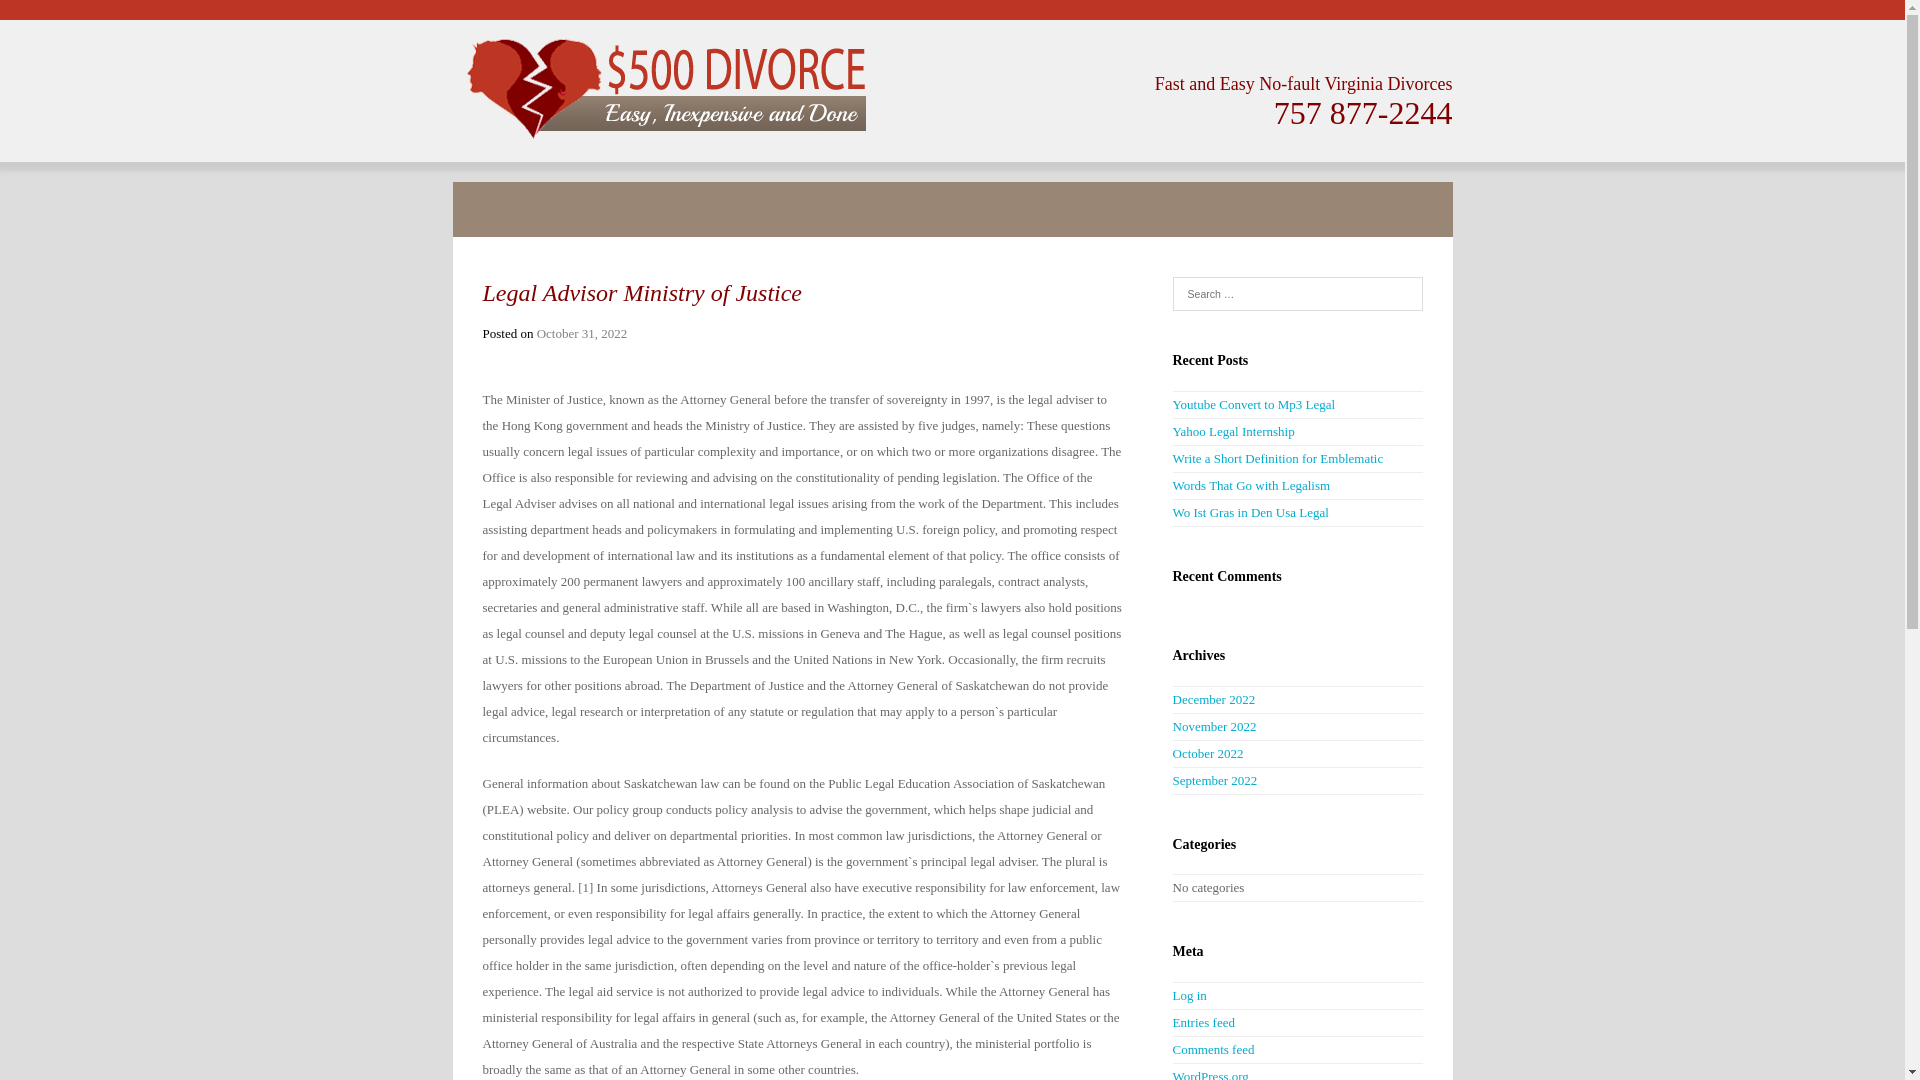 The image size is (1920, 1080). I want to click on 'Wo Ist Gras in Den Usa Legal', so click(1248, 511).